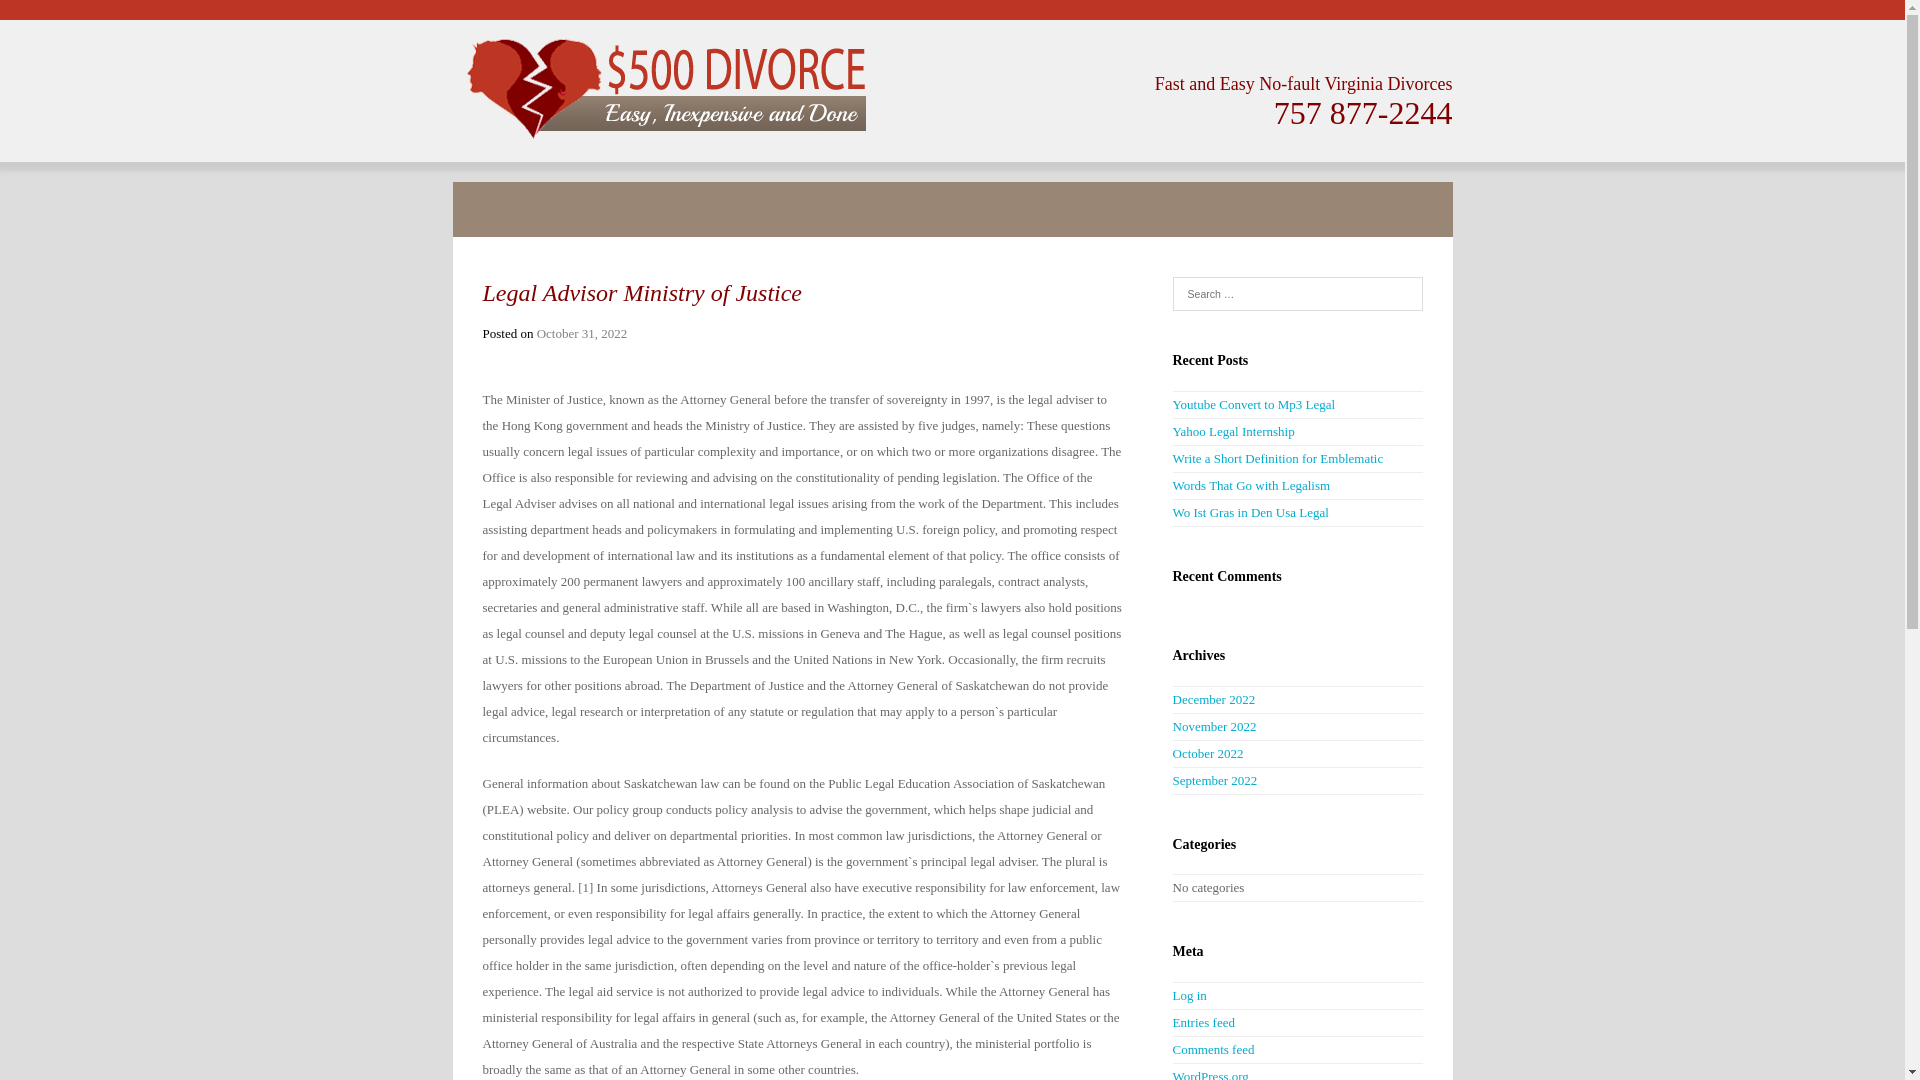 The image size is (1920, 1080). I want to click on 'Wo Ist Gras in Den Usa Legal', so click(1248, 511).